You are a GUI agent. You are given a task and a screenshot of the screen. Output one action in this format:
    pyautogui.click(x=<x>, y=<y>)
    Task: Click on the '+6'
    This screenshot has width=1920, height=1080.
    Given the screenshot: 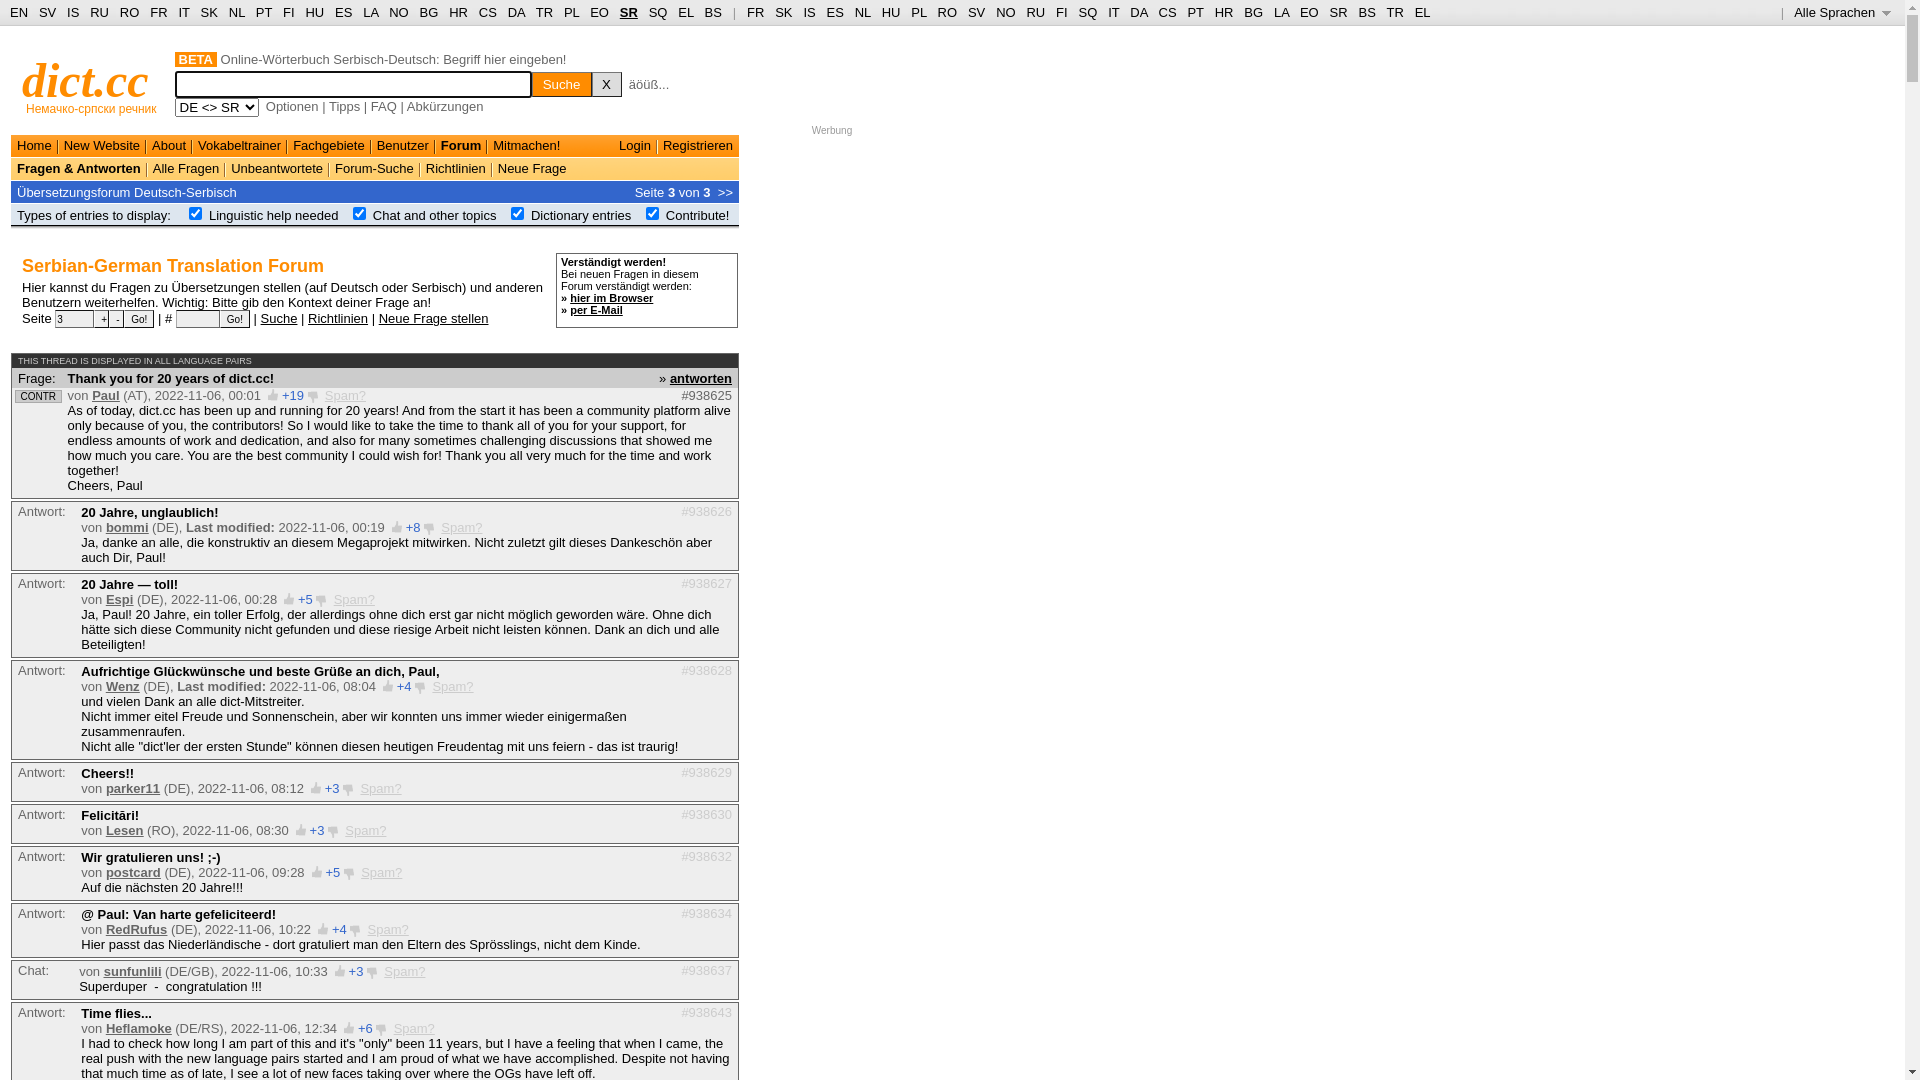 What is the action you would take?
    pyautogui.click(x=358, y=1028)
    